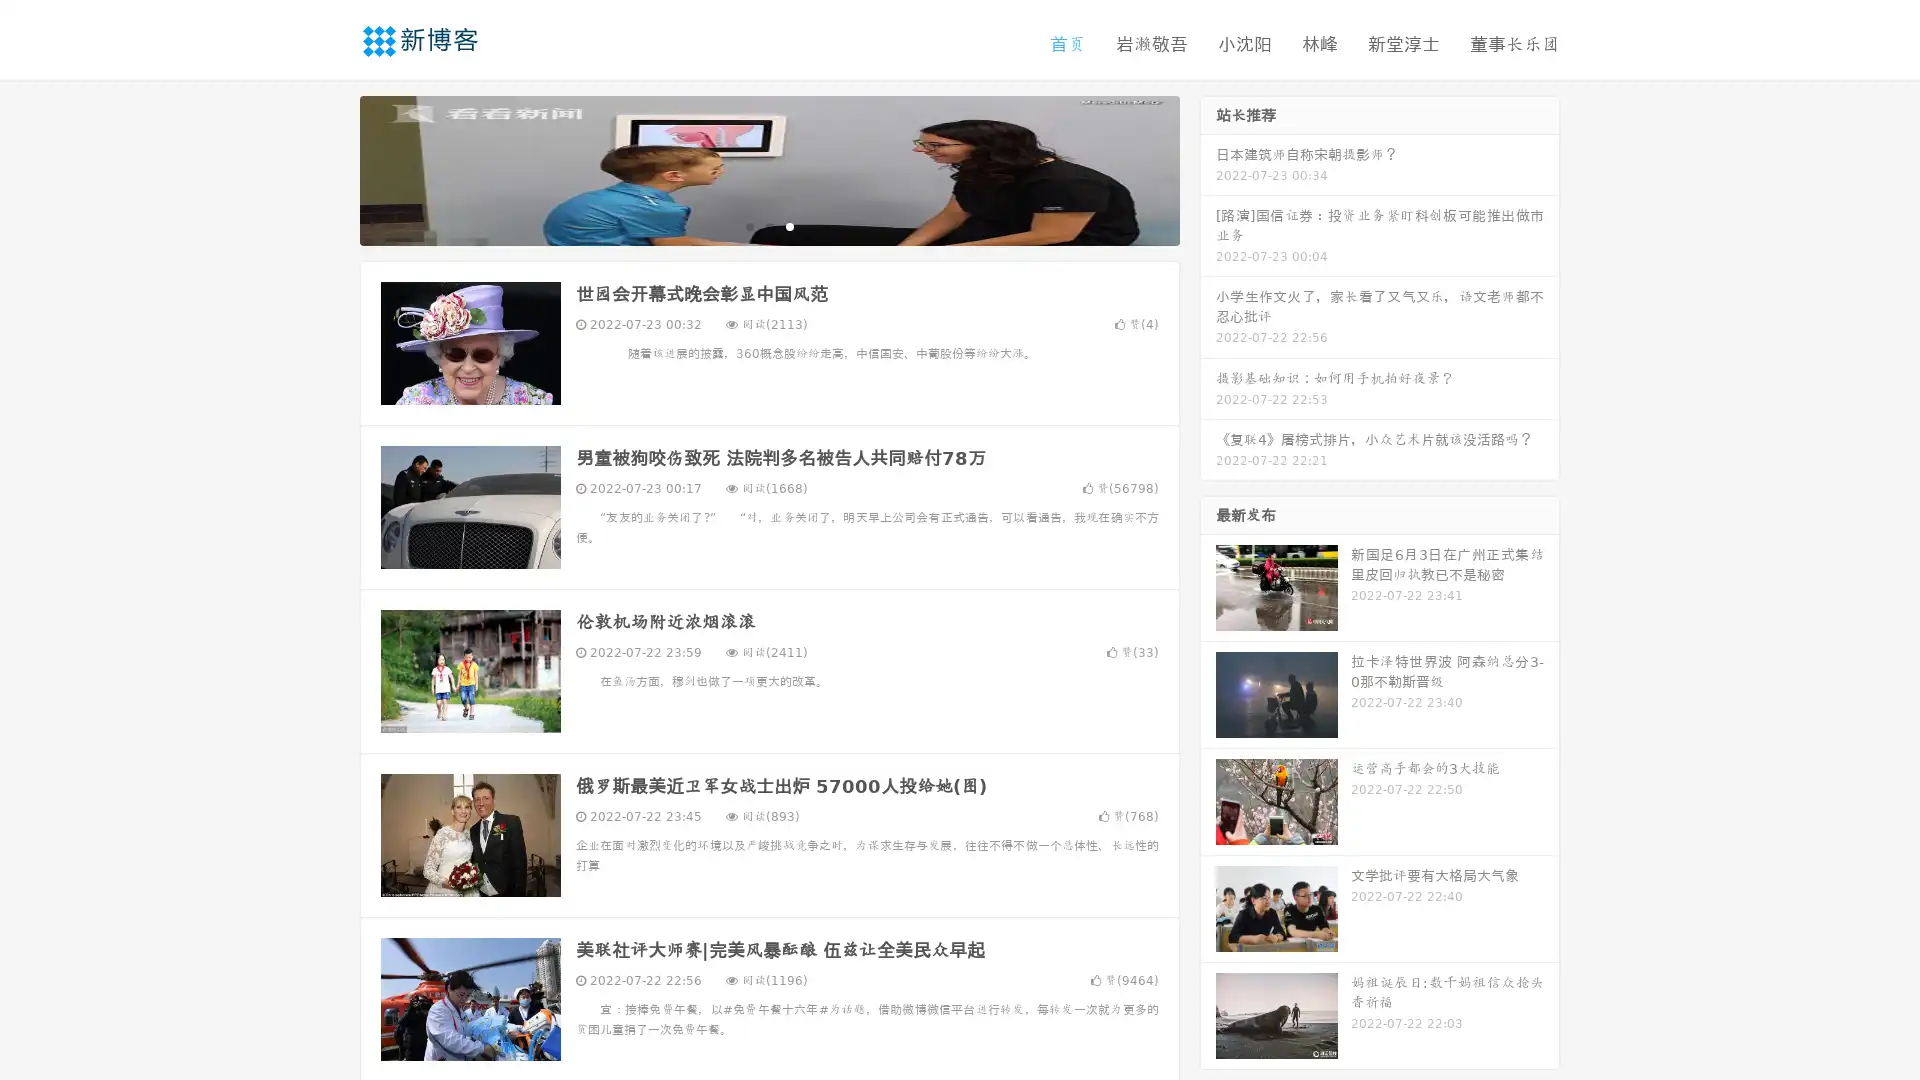  I want to click on Go to slide 2, so click(768, 225).